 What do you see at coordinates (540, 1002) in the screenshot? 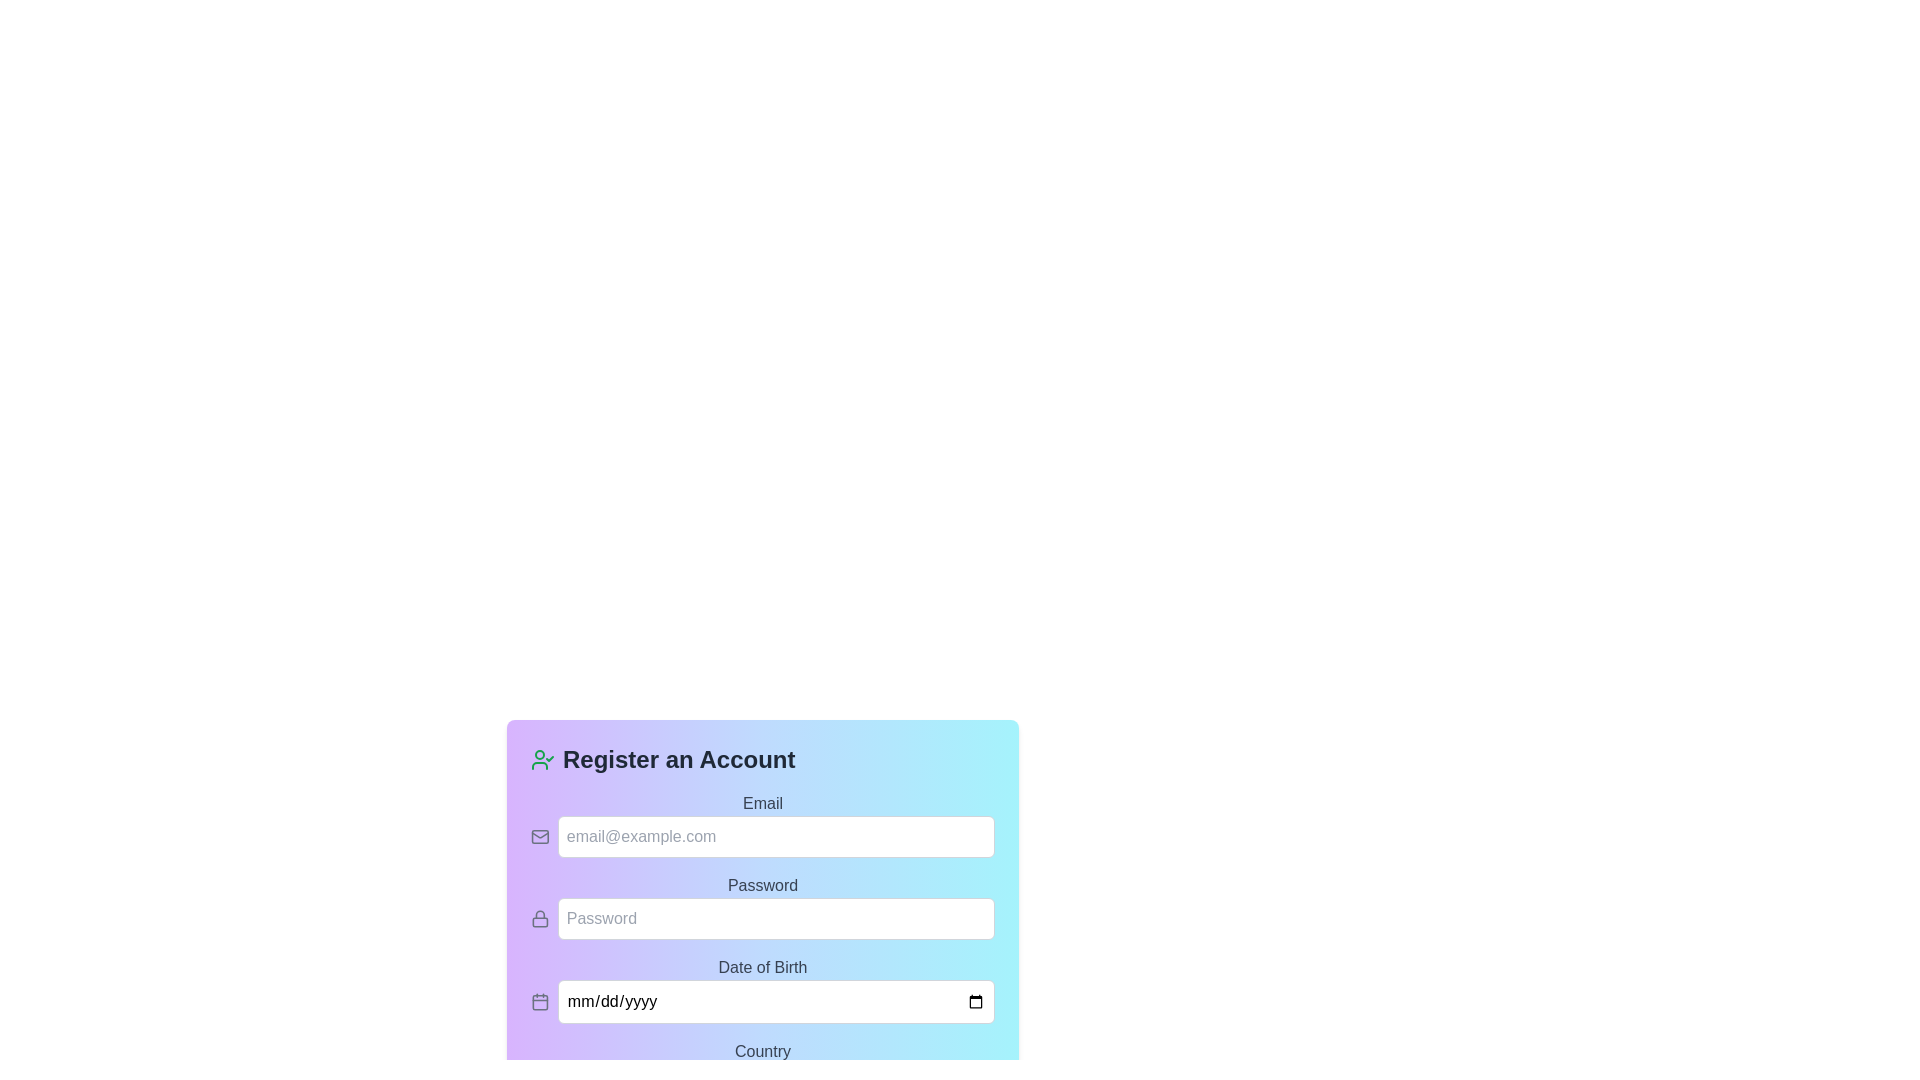
I see `the small calendar icon with a gray outline, which is positioned to the left of the 'Date of Birth' input field labeled 'mm/dd/yyyy' in the registration form` at bounding box center [540, 1002].